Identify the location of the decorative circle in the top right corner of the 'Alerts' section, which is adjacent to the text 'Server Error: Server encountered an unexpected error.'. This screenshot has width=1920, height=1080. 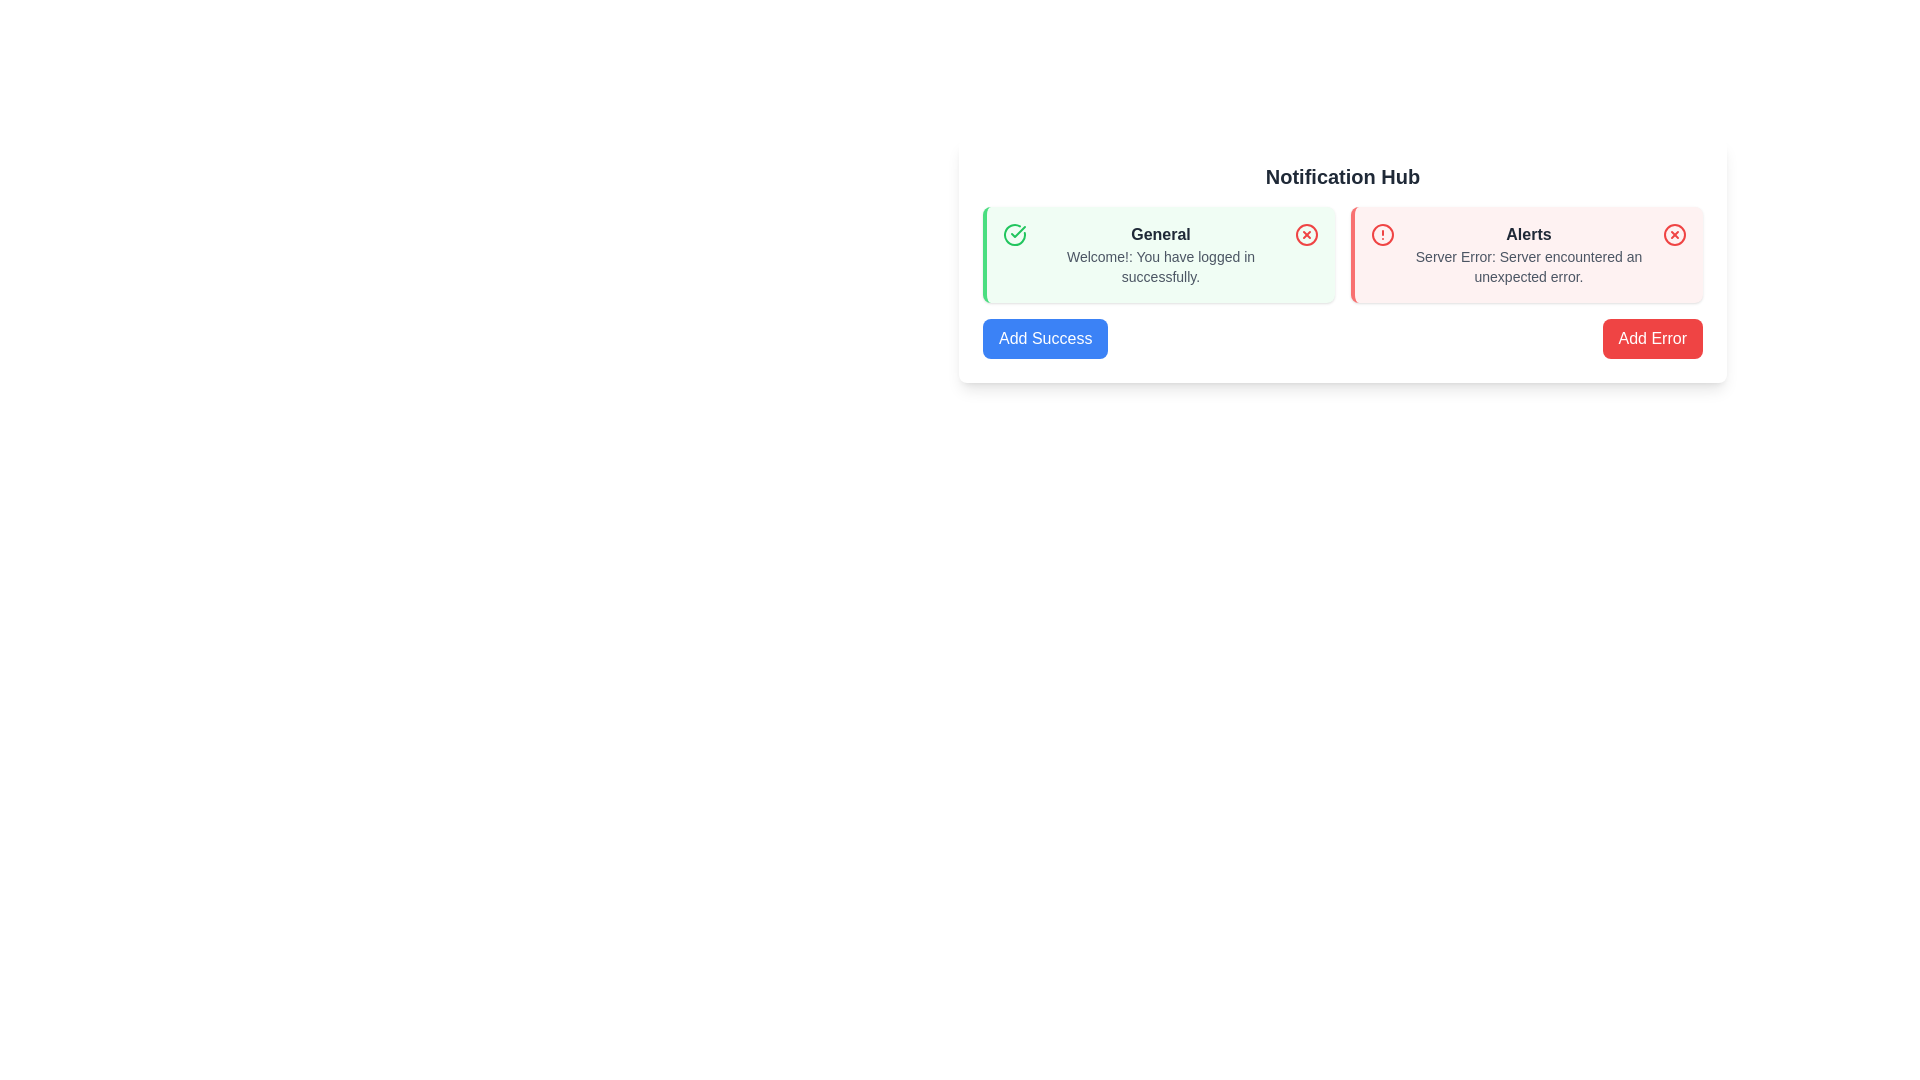
(1675, 234).